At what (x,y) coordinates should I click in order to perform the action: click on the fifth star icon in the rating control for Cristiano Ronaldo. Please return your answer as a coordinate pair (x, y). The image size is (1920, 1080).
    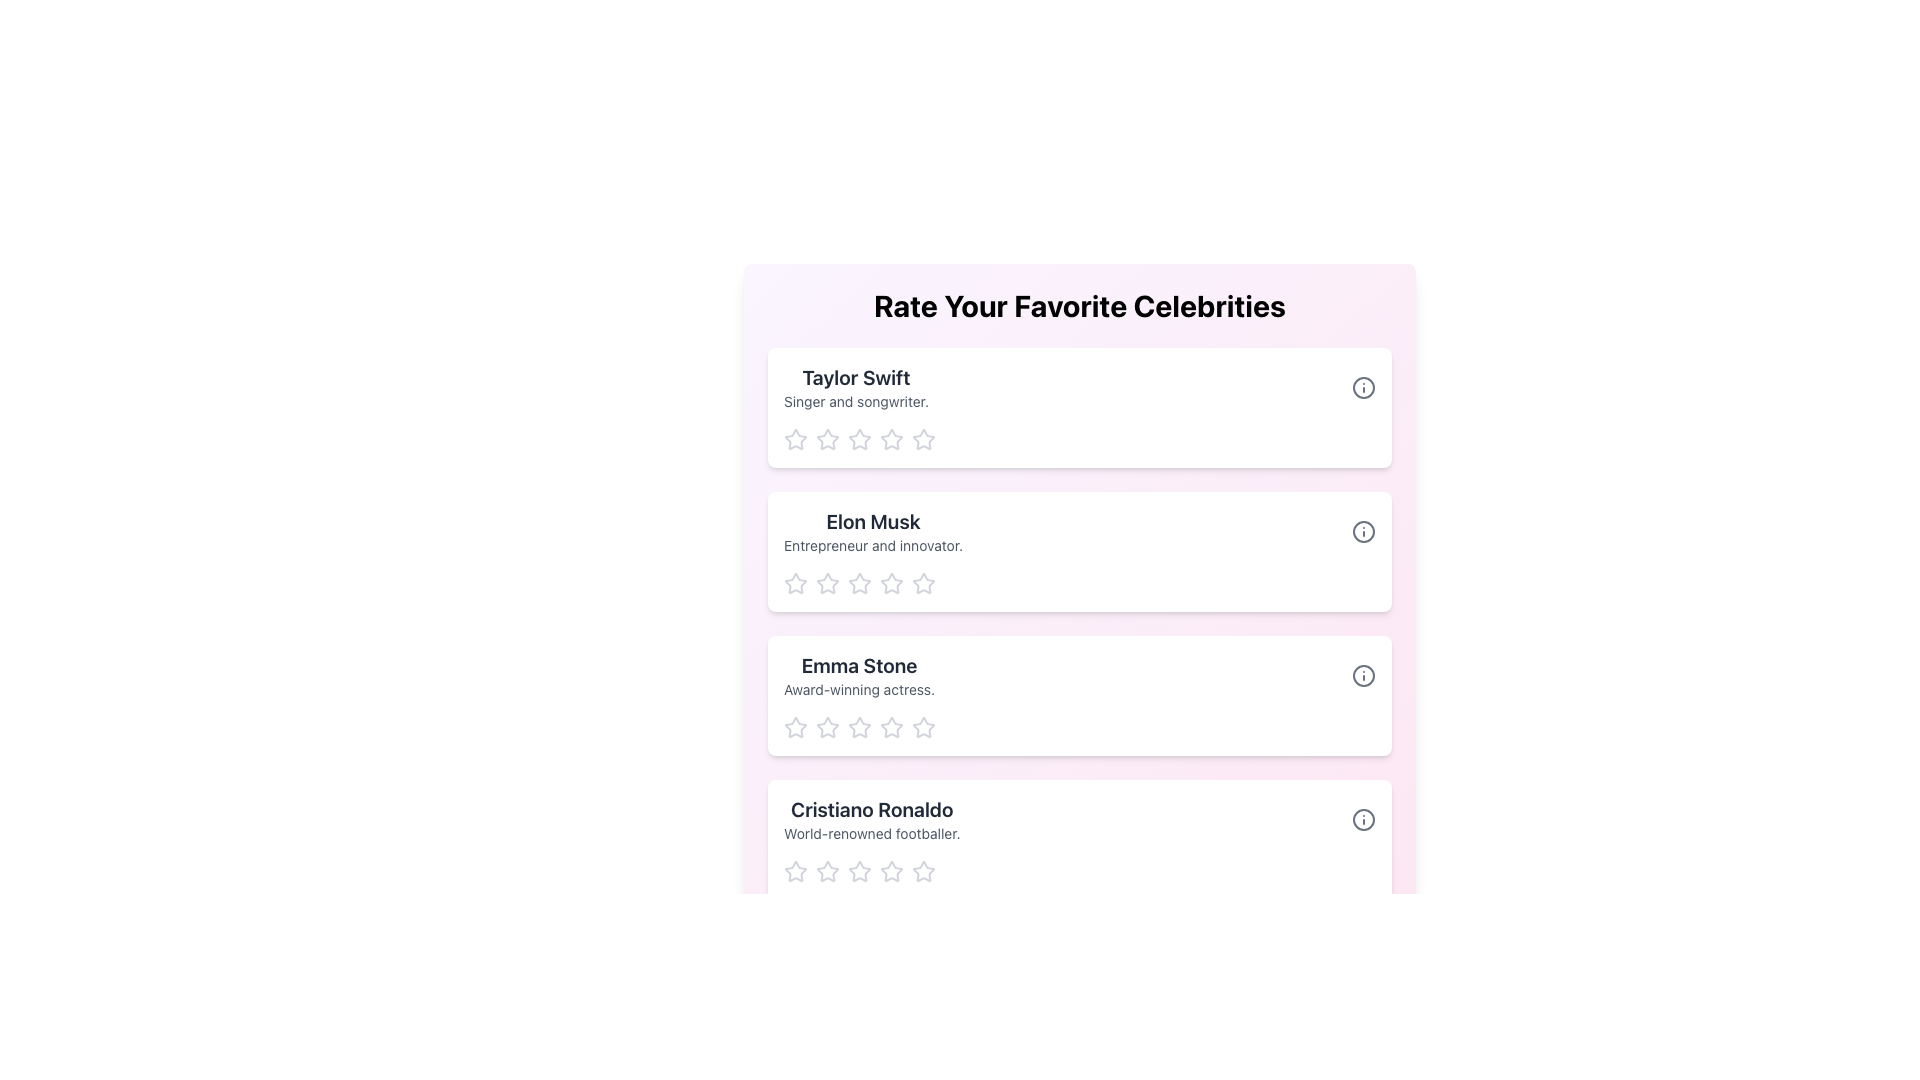
    Looking at the image, I should click on (859, 870).